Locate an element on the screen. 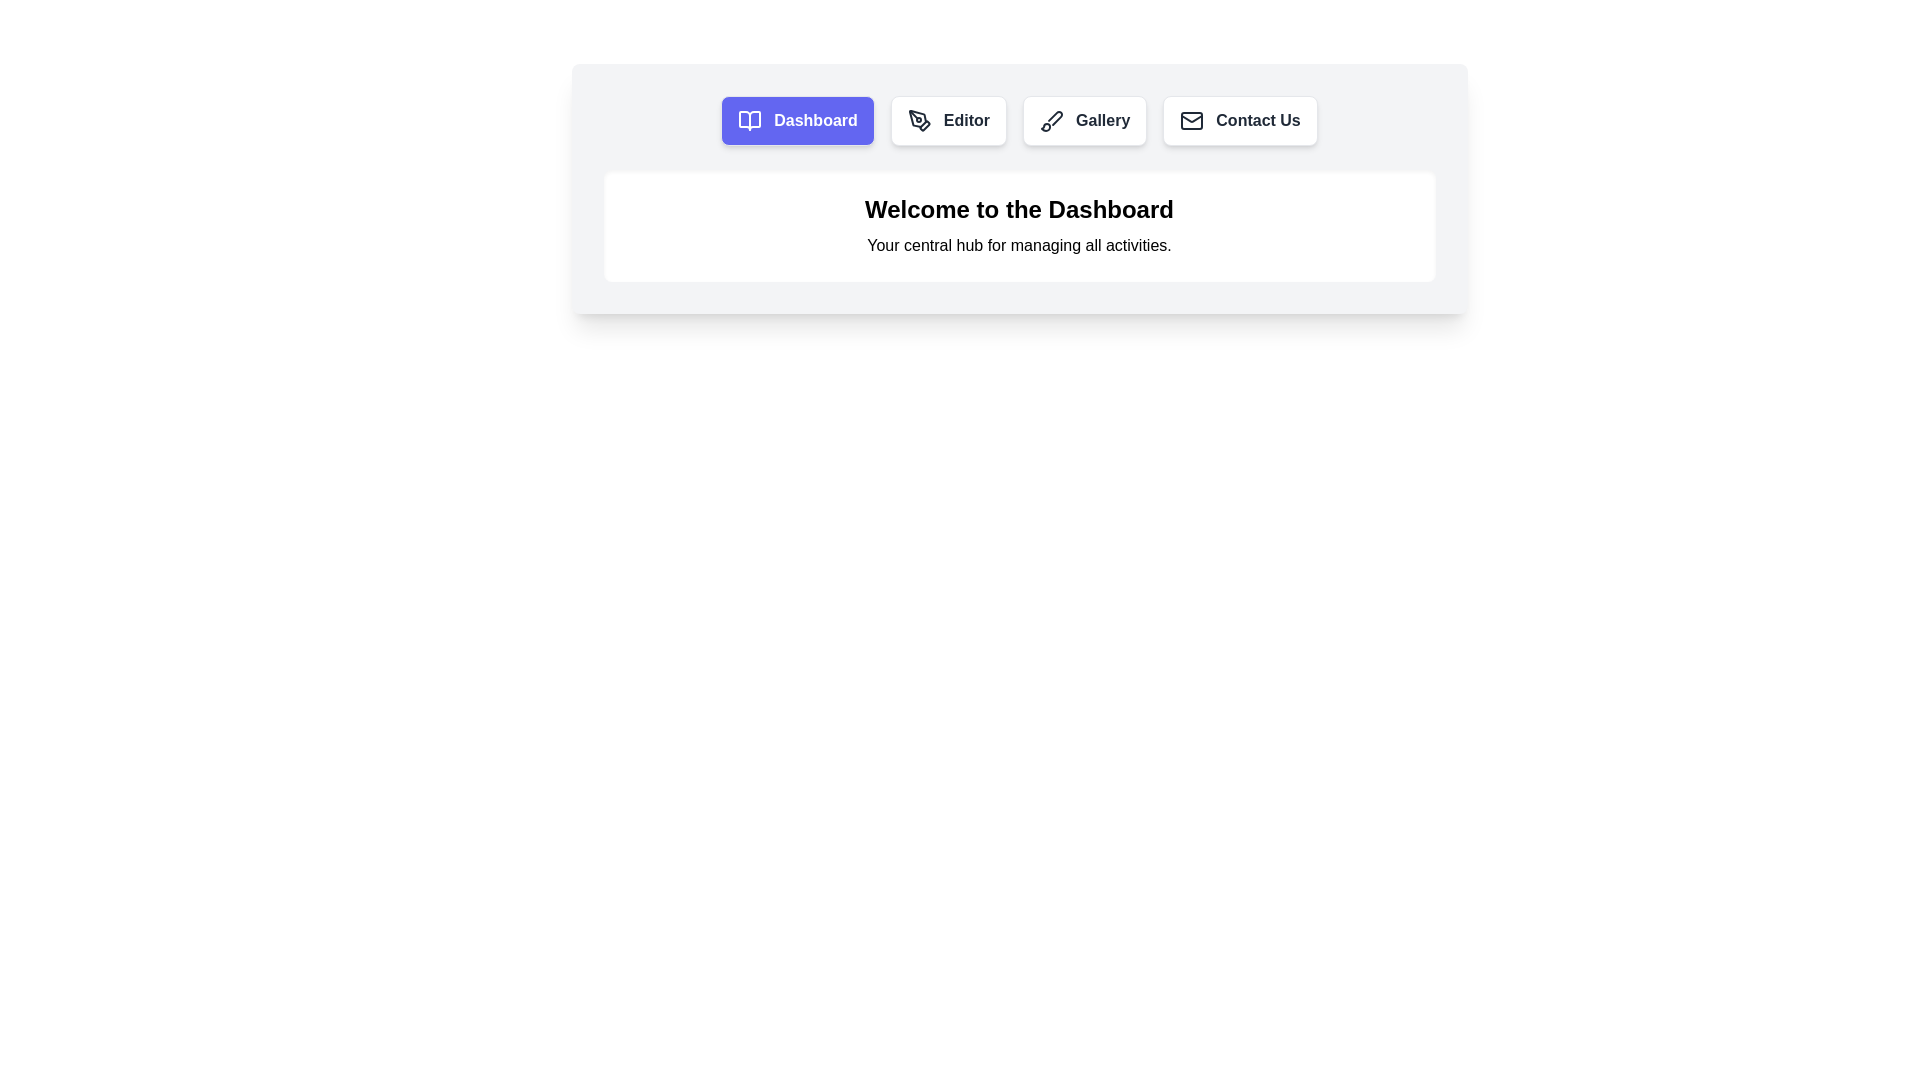 The height and width of the screenshot is (1080, 1920). the informational heading with subtitle text that welcomes users to the dashboard, located in a rectangular white card with rounded corners near the top of the interface is located at coordinates (1019, 225).